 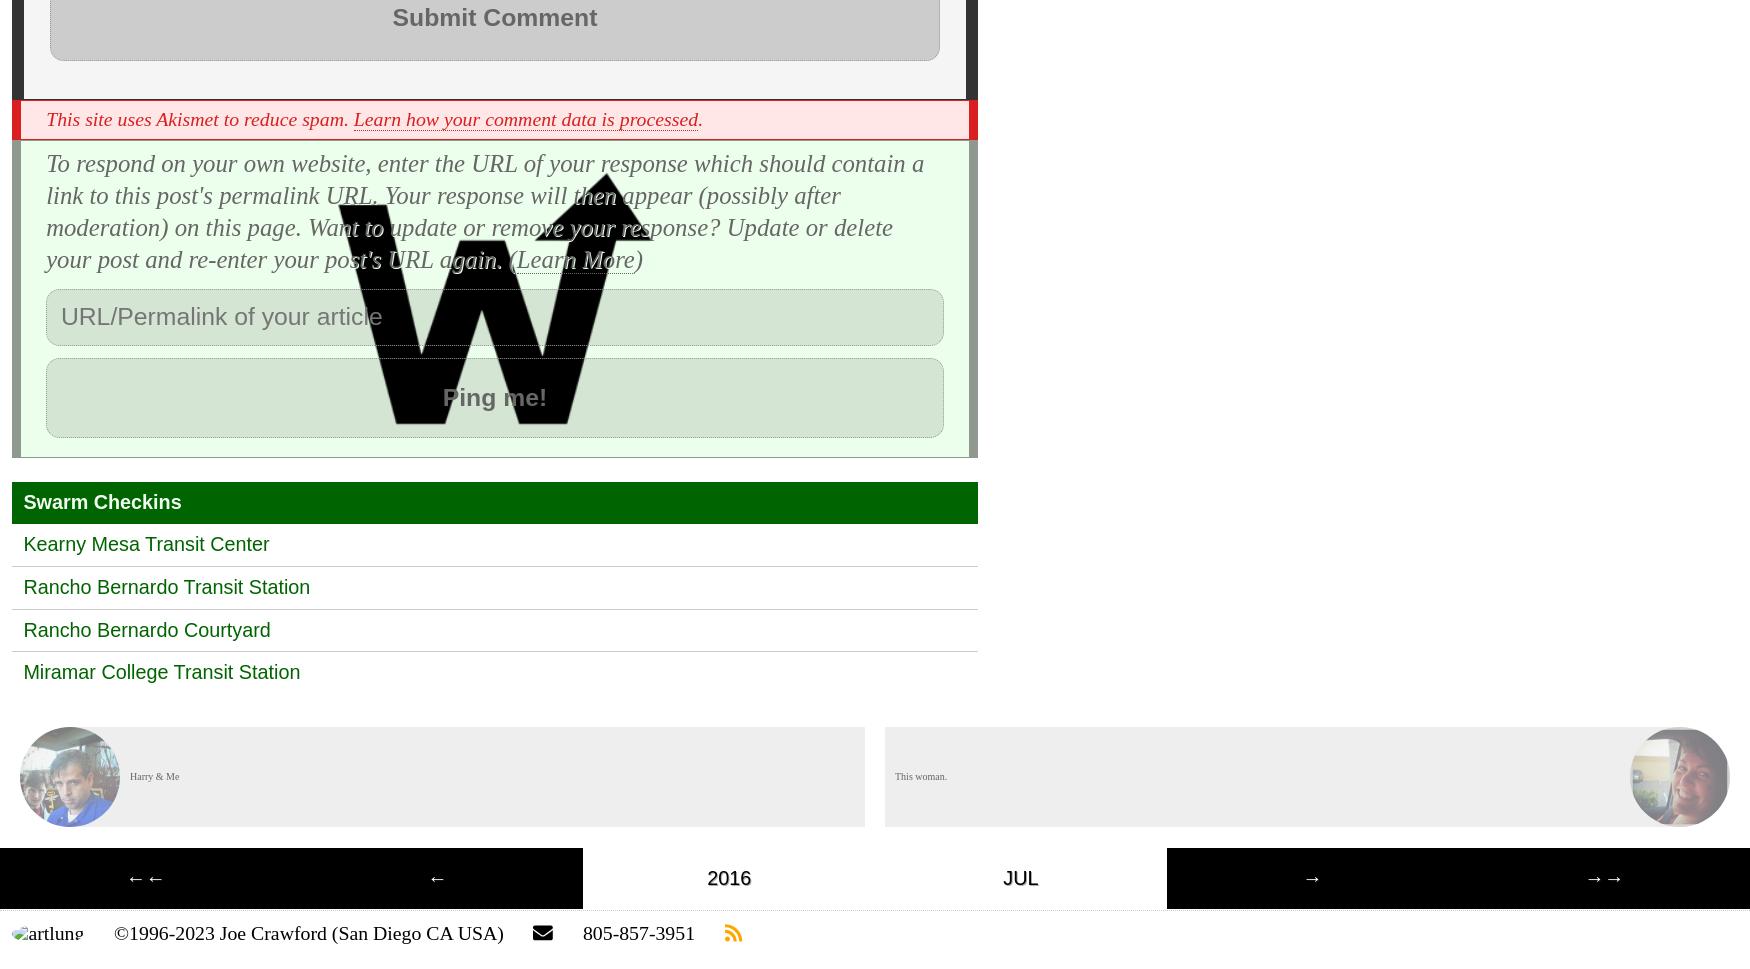 I want to click on 'Joe Crawford (San Diego CA USA)', so click(x=218, y=931).